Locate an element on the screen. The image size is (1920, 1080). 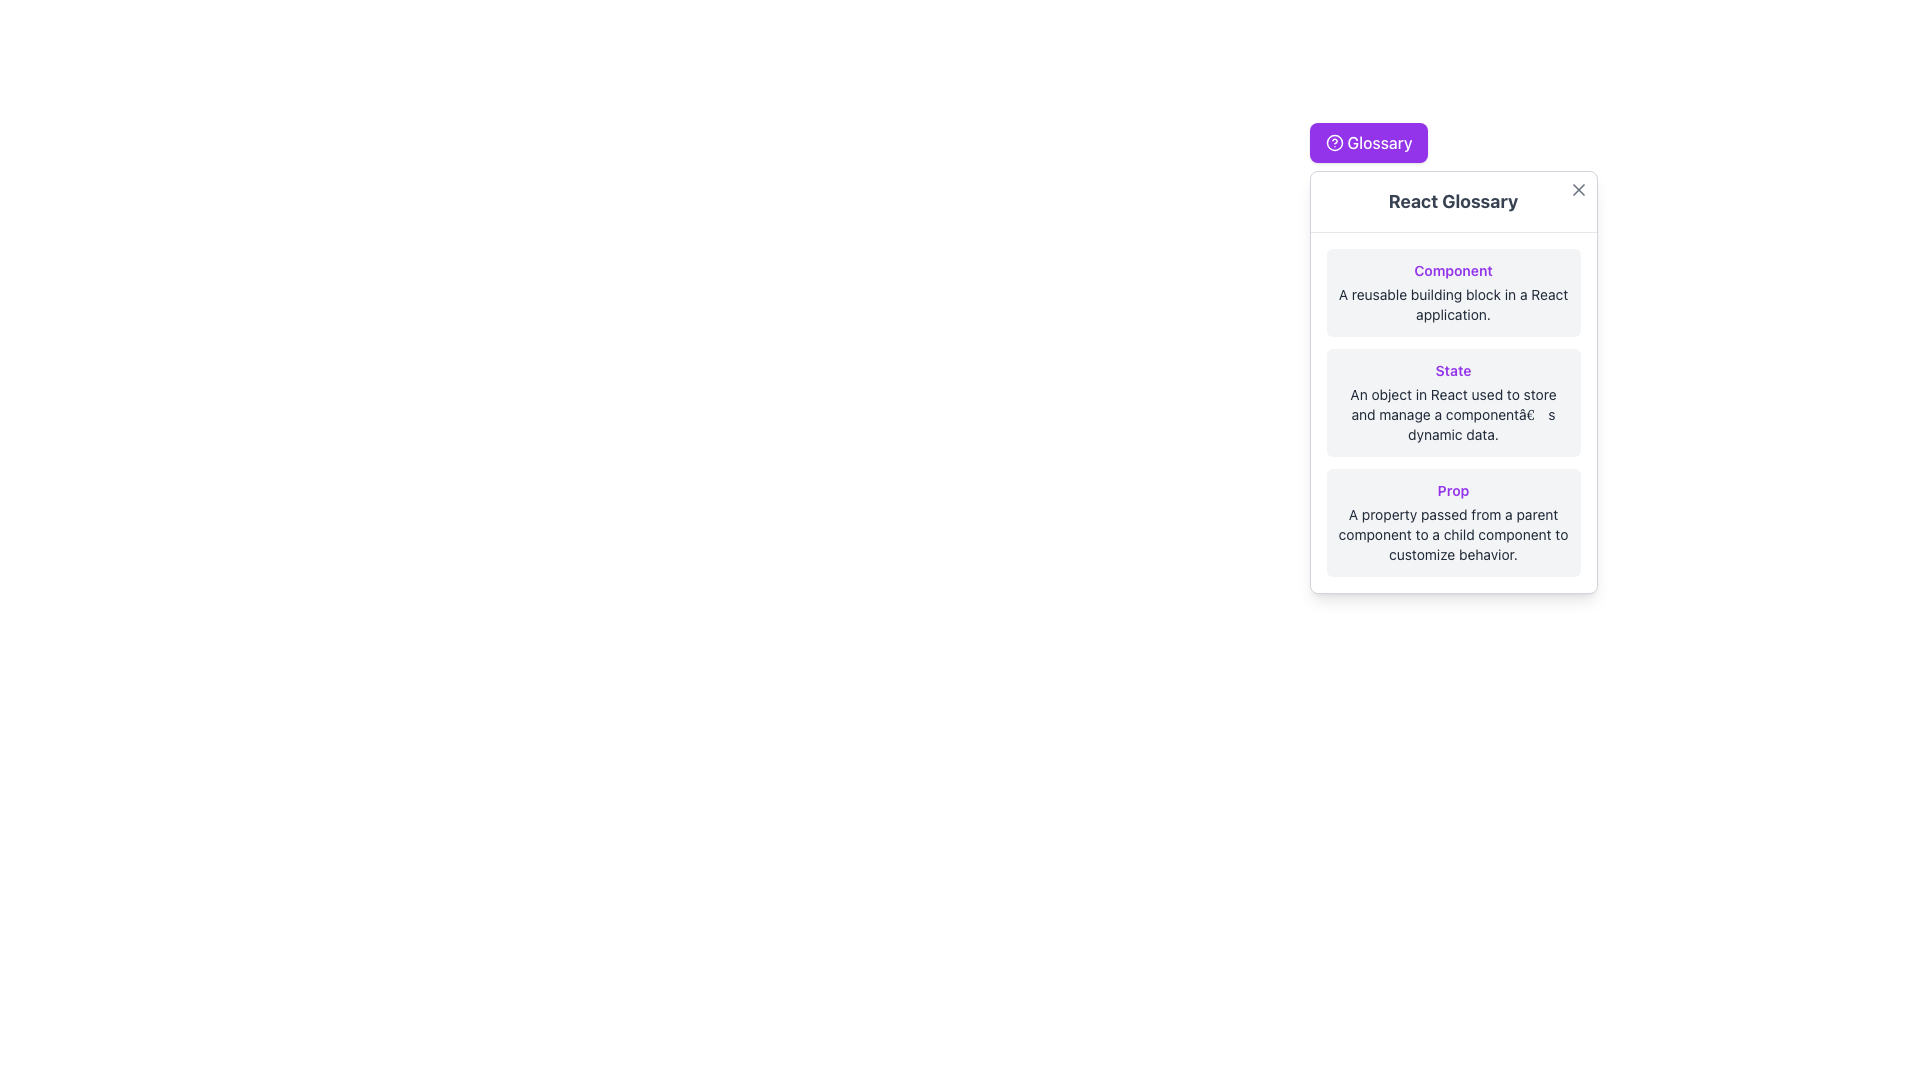
the Text Label that serves as the title of the glossary section, located directly below the purple button labeled 'Glossary' is located at coordinates (1453, 201).